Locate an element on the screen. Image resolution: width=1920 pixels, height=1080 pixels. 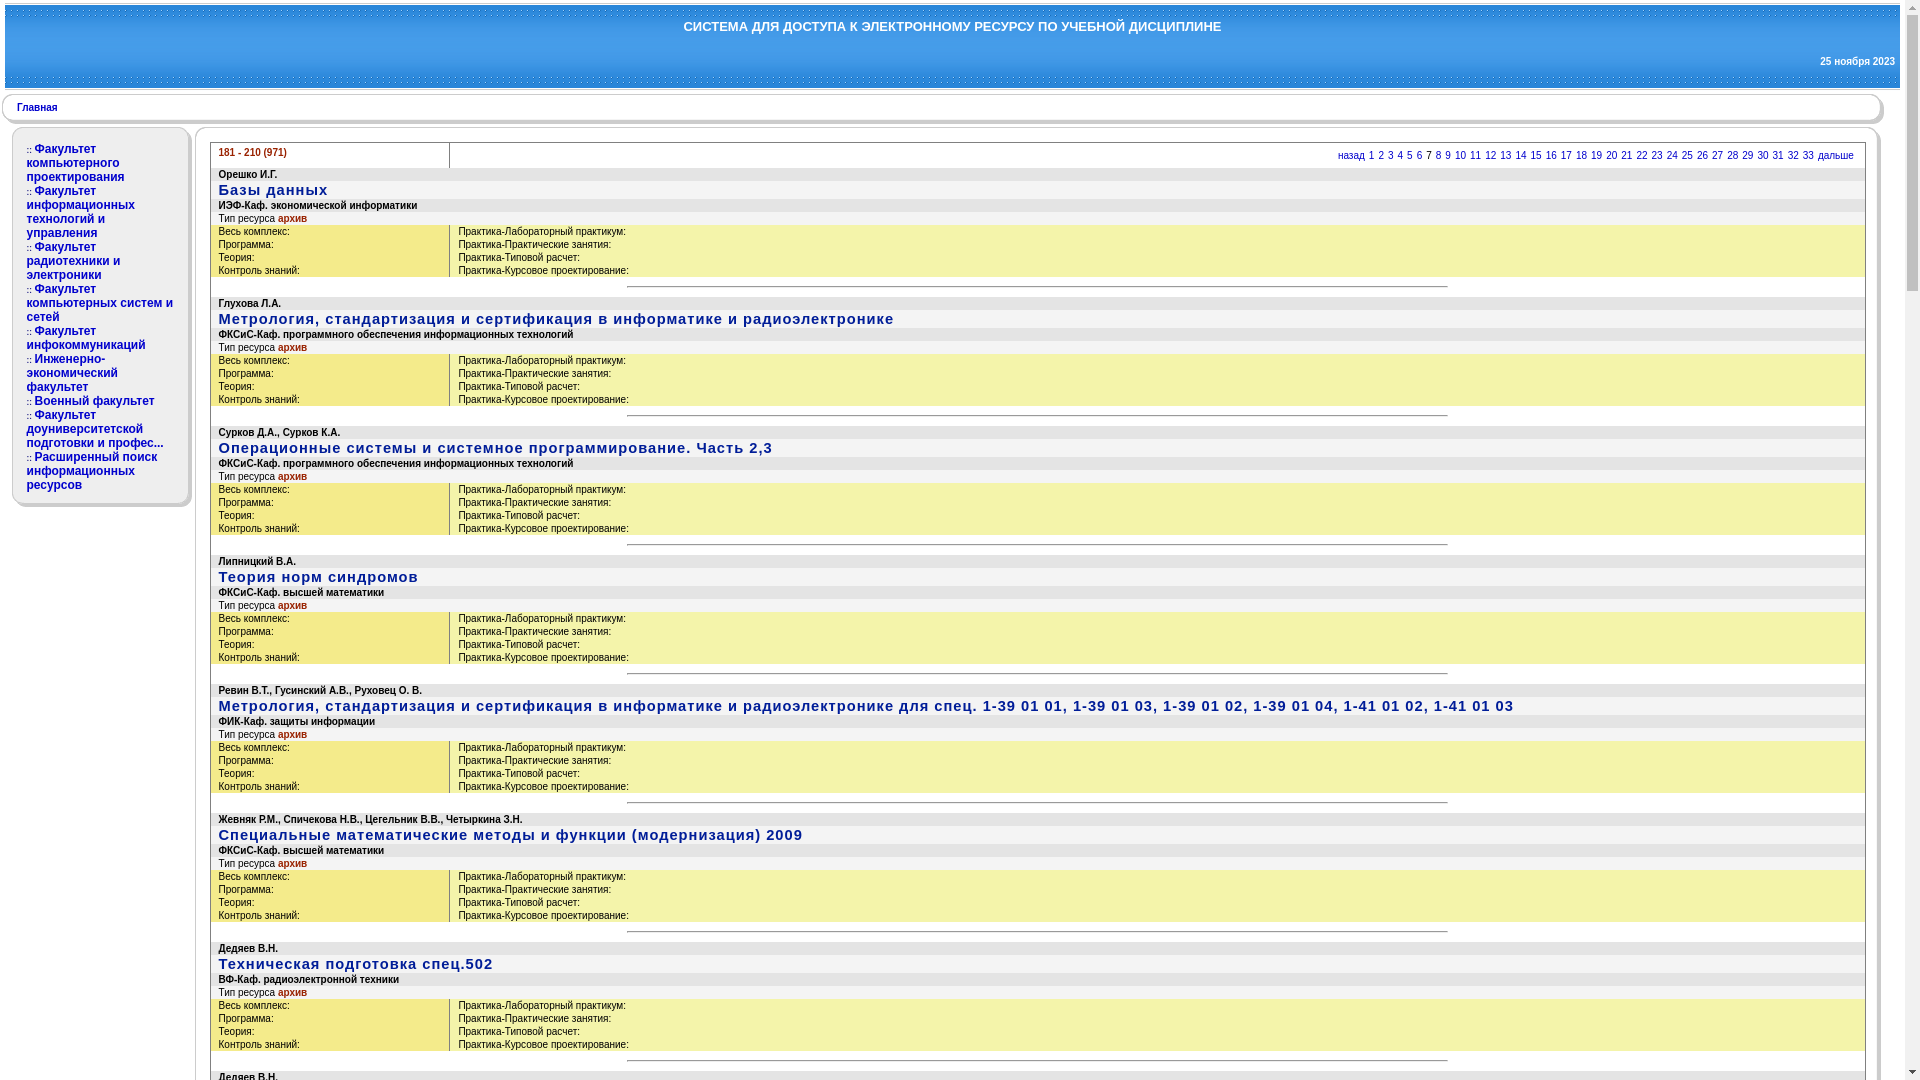
'23' is located at coordinates (1657, 154).